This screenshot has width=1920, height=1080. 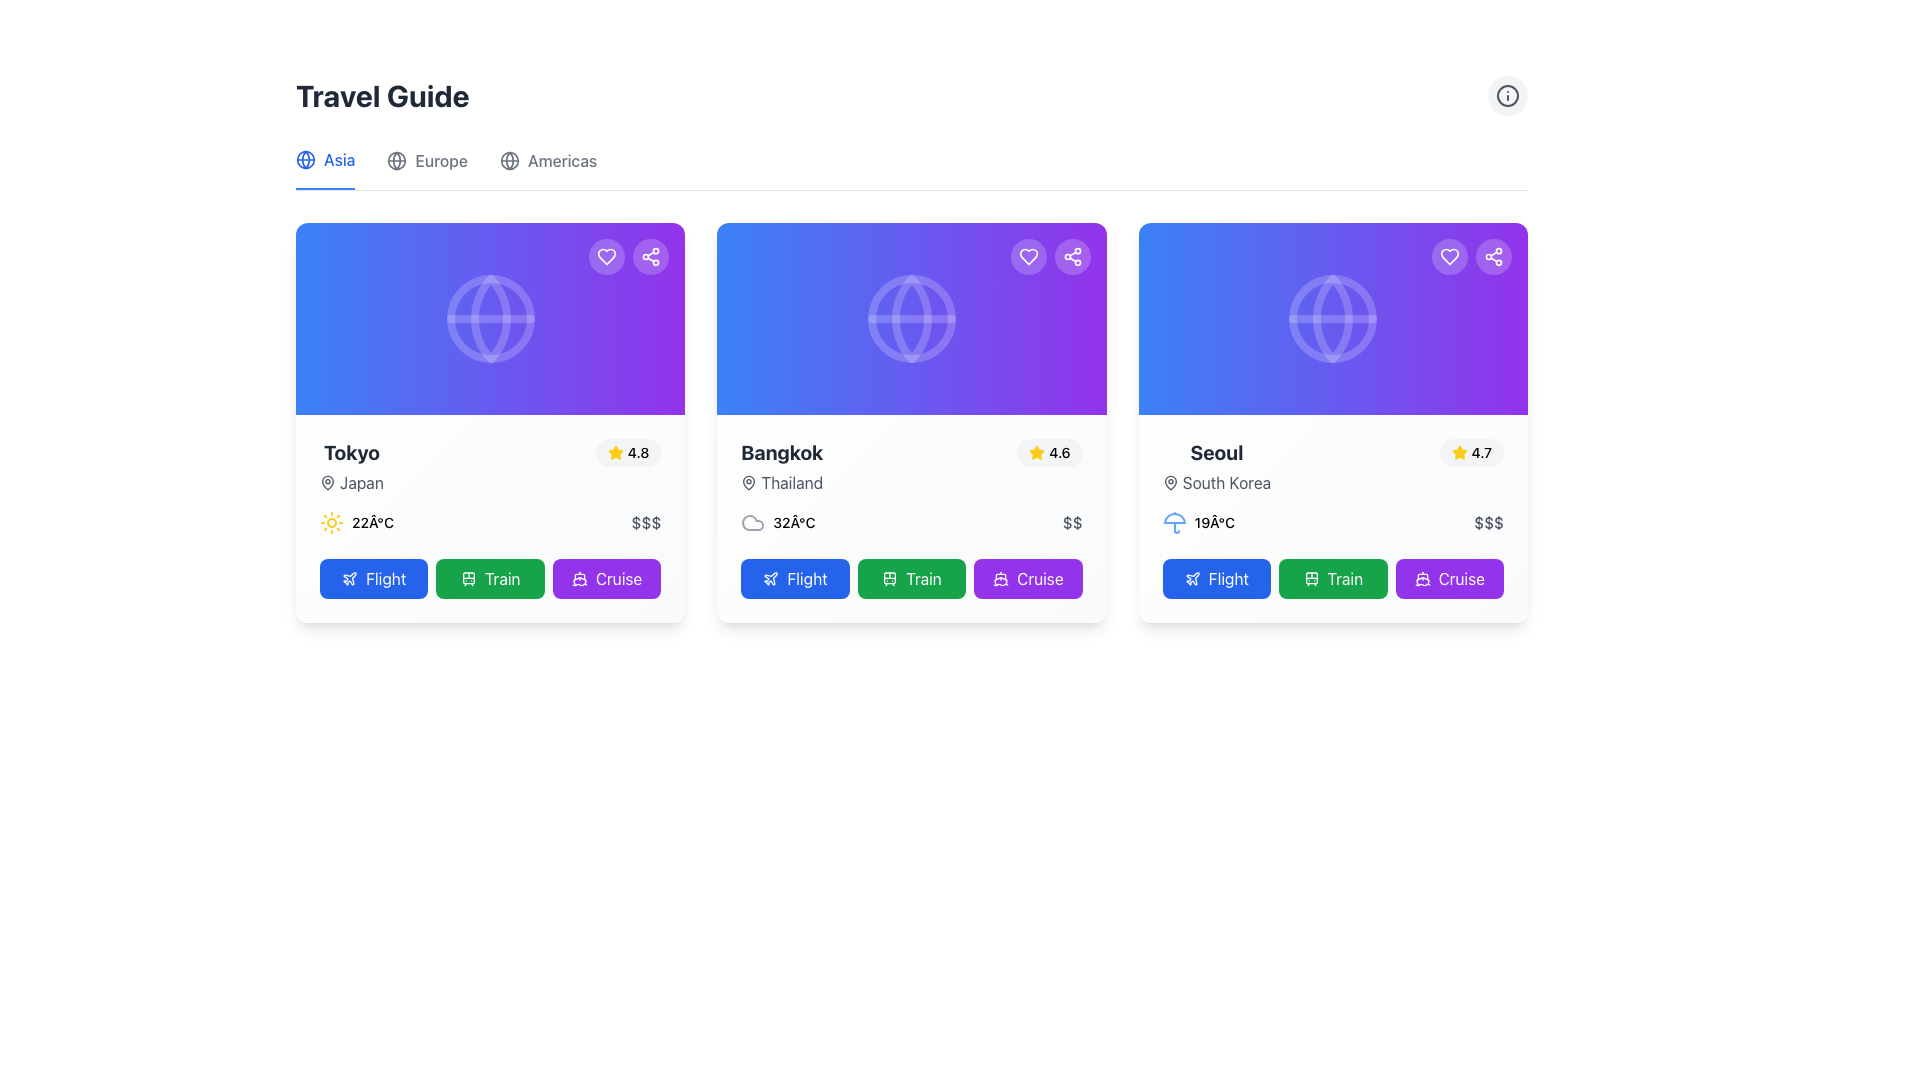 What do you see at coordinates (1071, 256) in the screenshot?
I see `the circular button with three interconnected dots in the upper-right corner of the 'Bangkok' card` at bounding box center [1071, 256].